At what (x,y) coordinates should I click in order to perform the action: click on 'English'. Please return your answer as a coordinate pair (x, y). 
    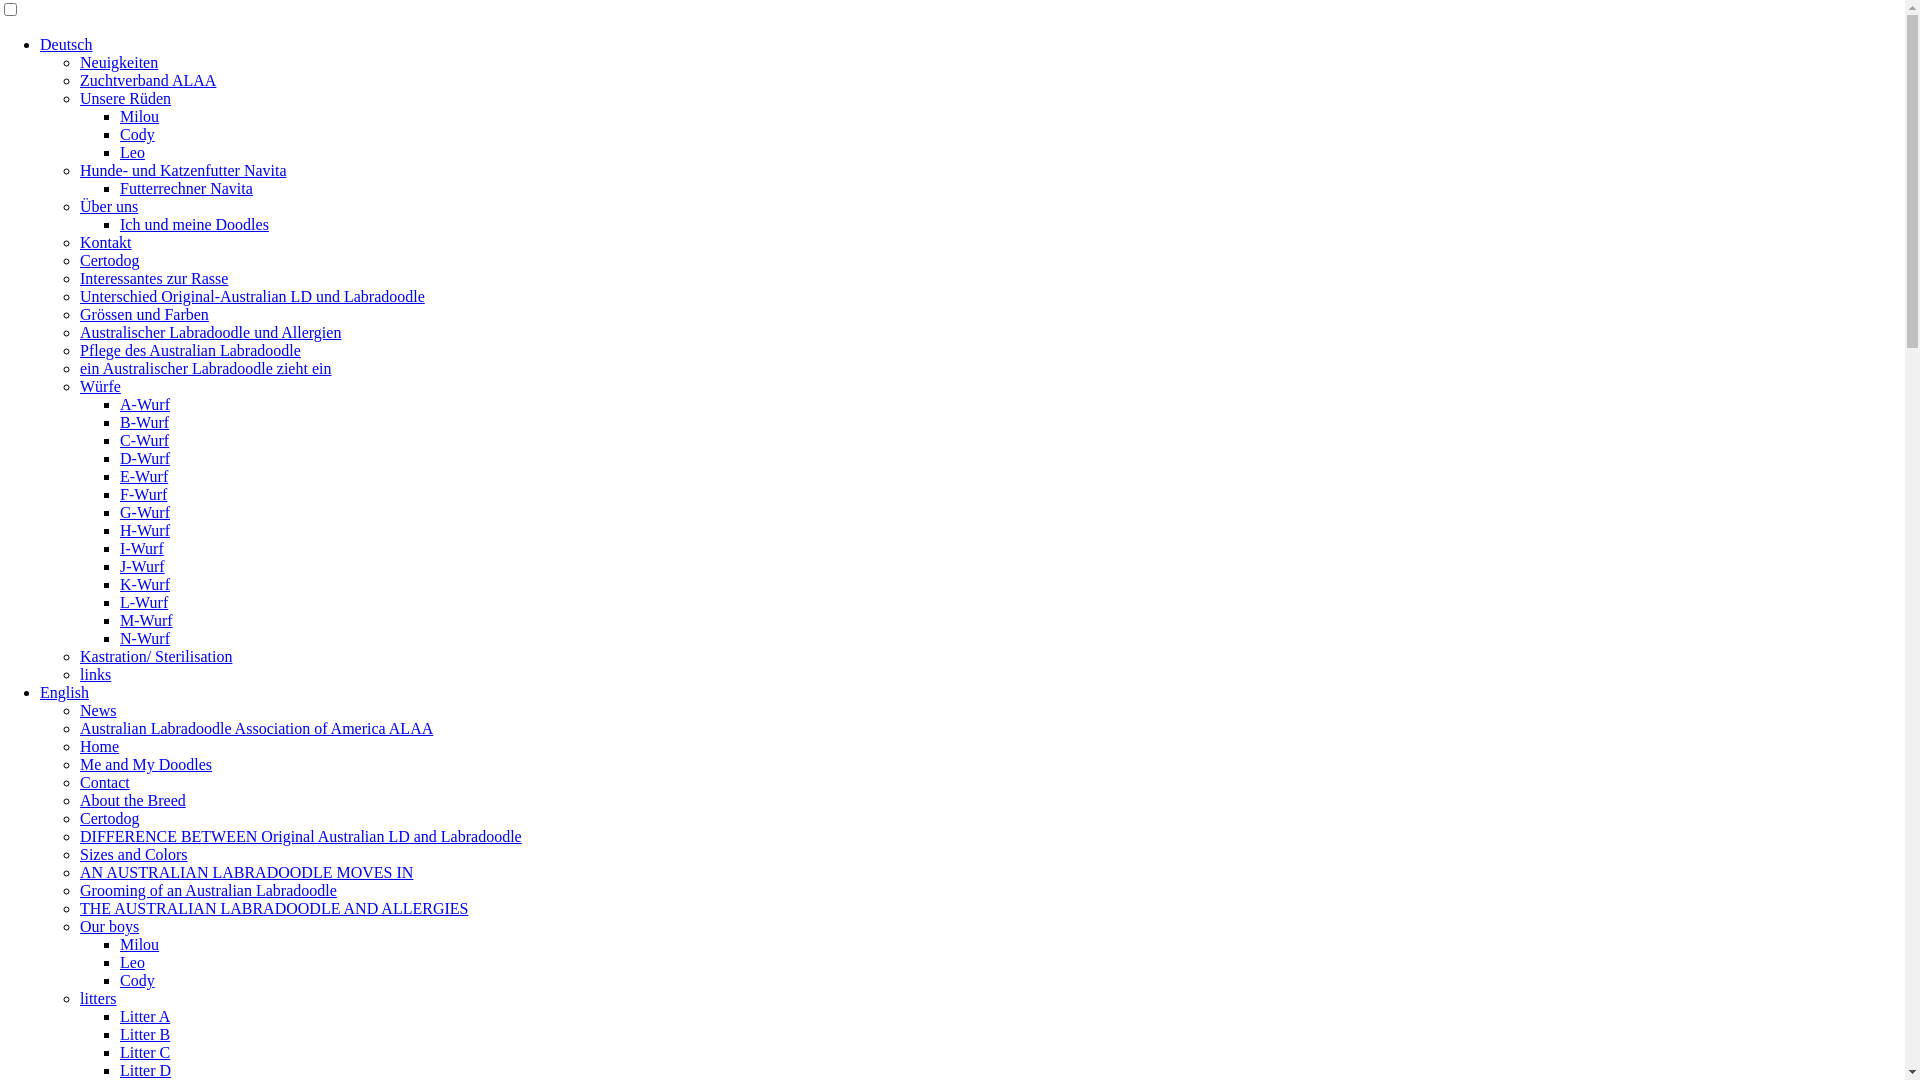
    Looking at the image, I should click on (64, 691).